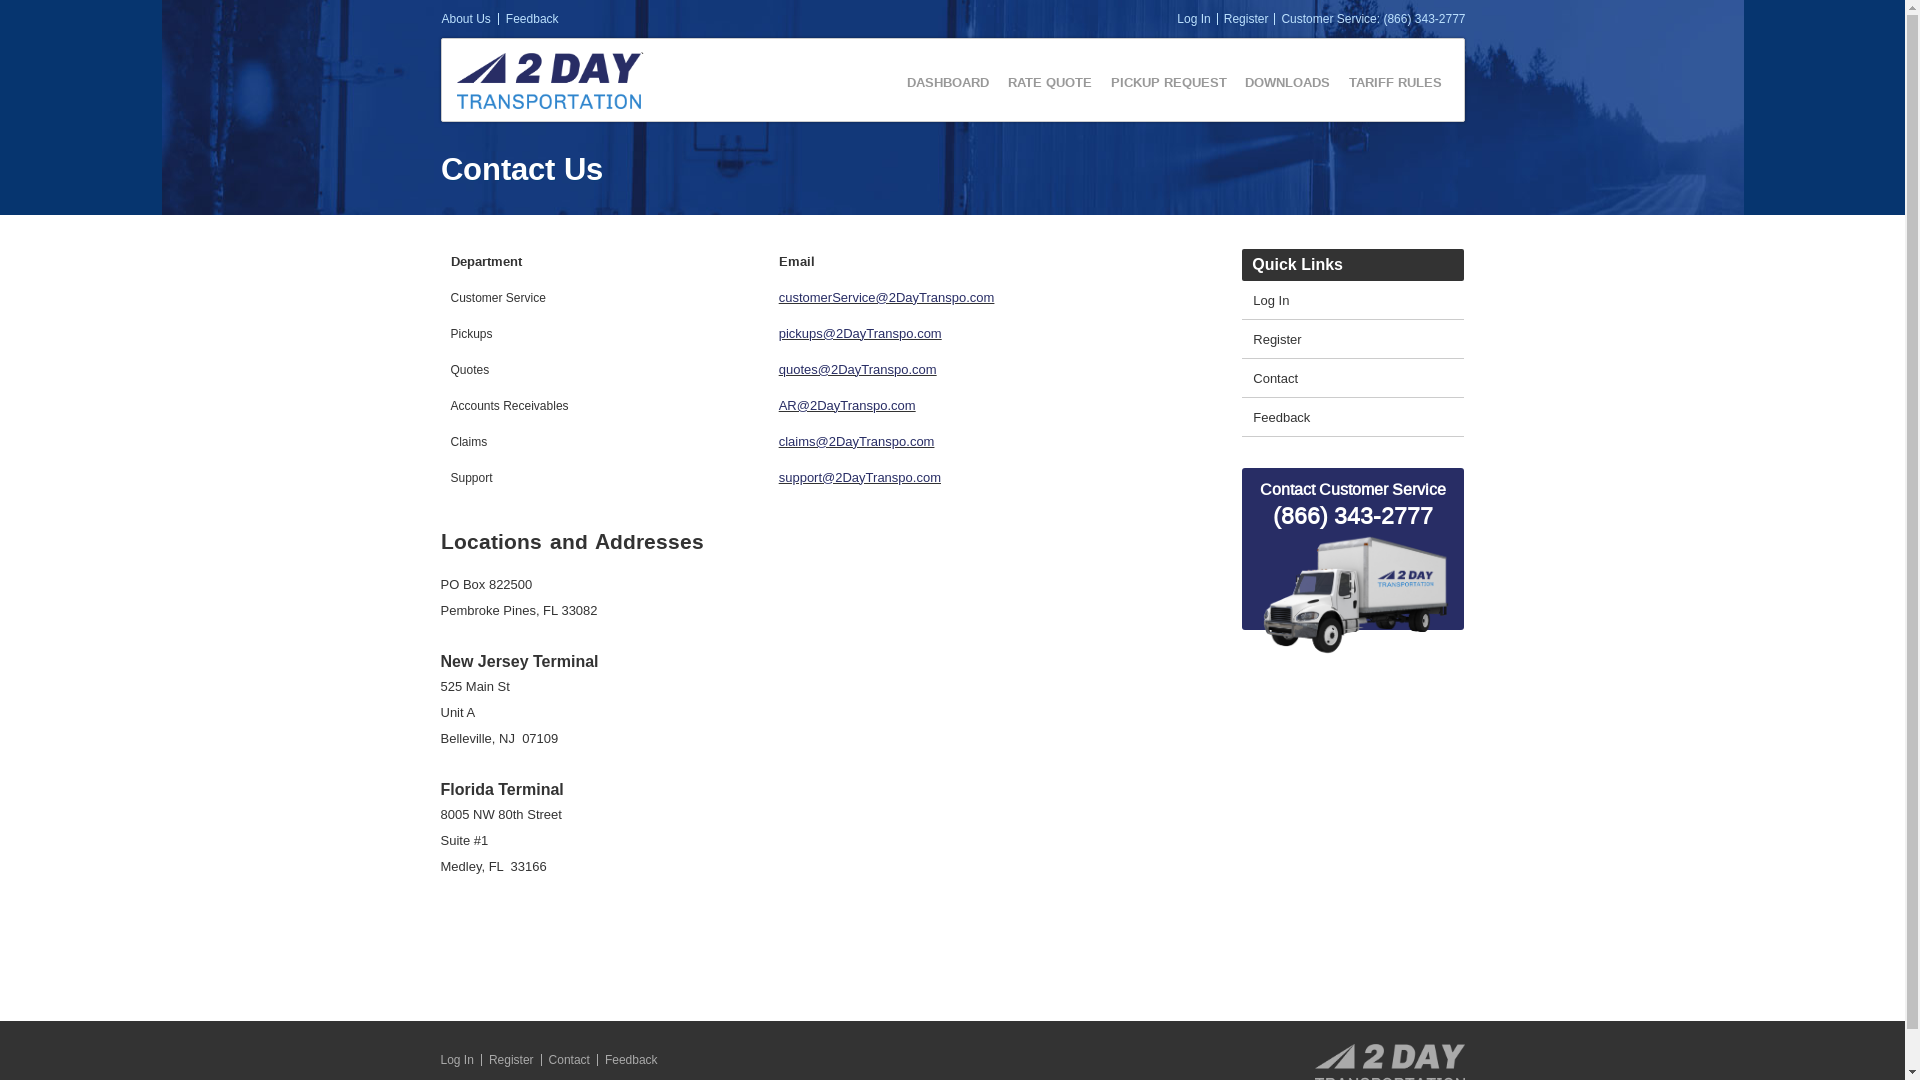 This screenshot has height=1080, width=1920. Describe the element at coordinates (1386, 81) in the screenshot. I see `'TARIFF RULES'` at that location.